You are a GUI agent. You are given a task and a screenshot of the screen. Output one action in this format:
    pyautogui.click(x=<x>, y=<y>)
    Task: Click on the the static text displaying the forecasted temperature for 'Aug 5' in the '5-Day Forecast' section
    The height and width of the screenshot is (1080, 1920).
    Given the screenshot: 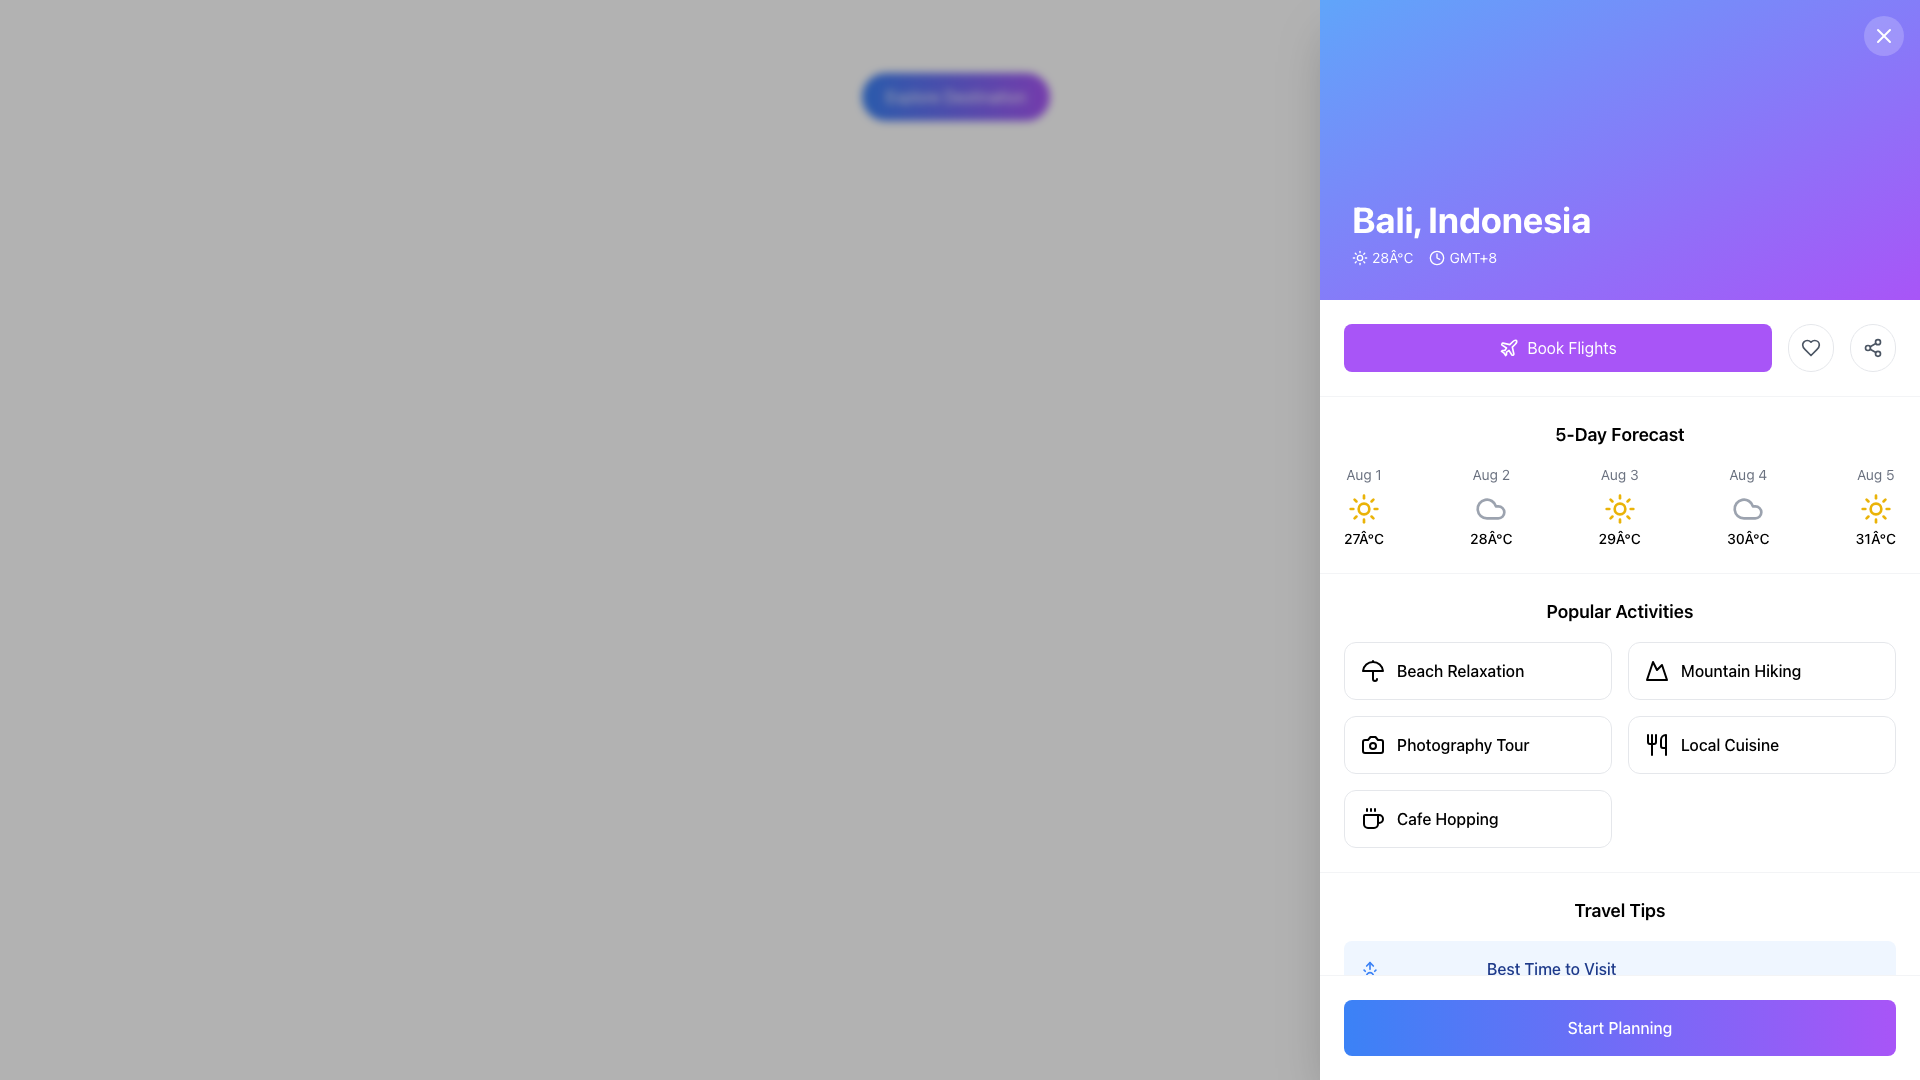 What is the action you would take?
    pyautogui.click(x=1874, y=538)
    